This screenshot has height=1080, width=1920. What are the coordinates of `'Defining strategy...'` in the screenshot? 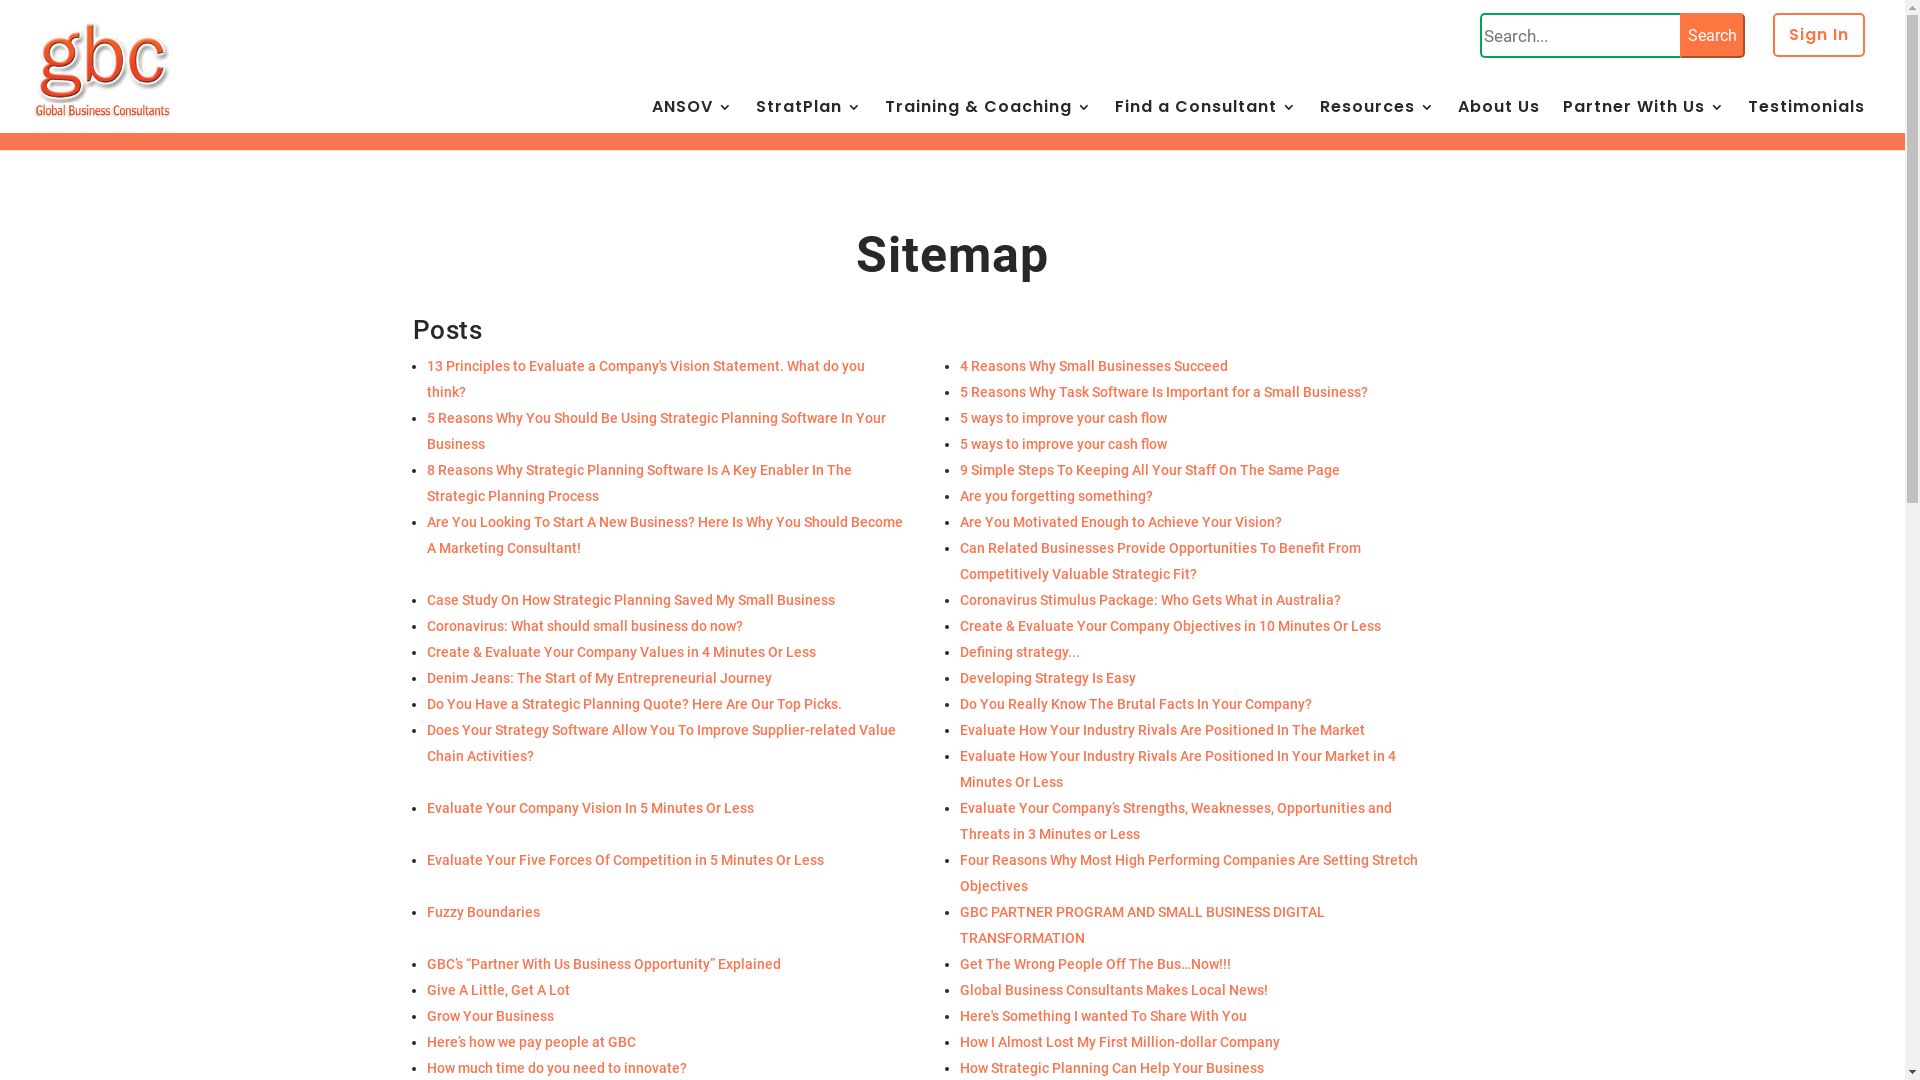 It's located at (960, 651).